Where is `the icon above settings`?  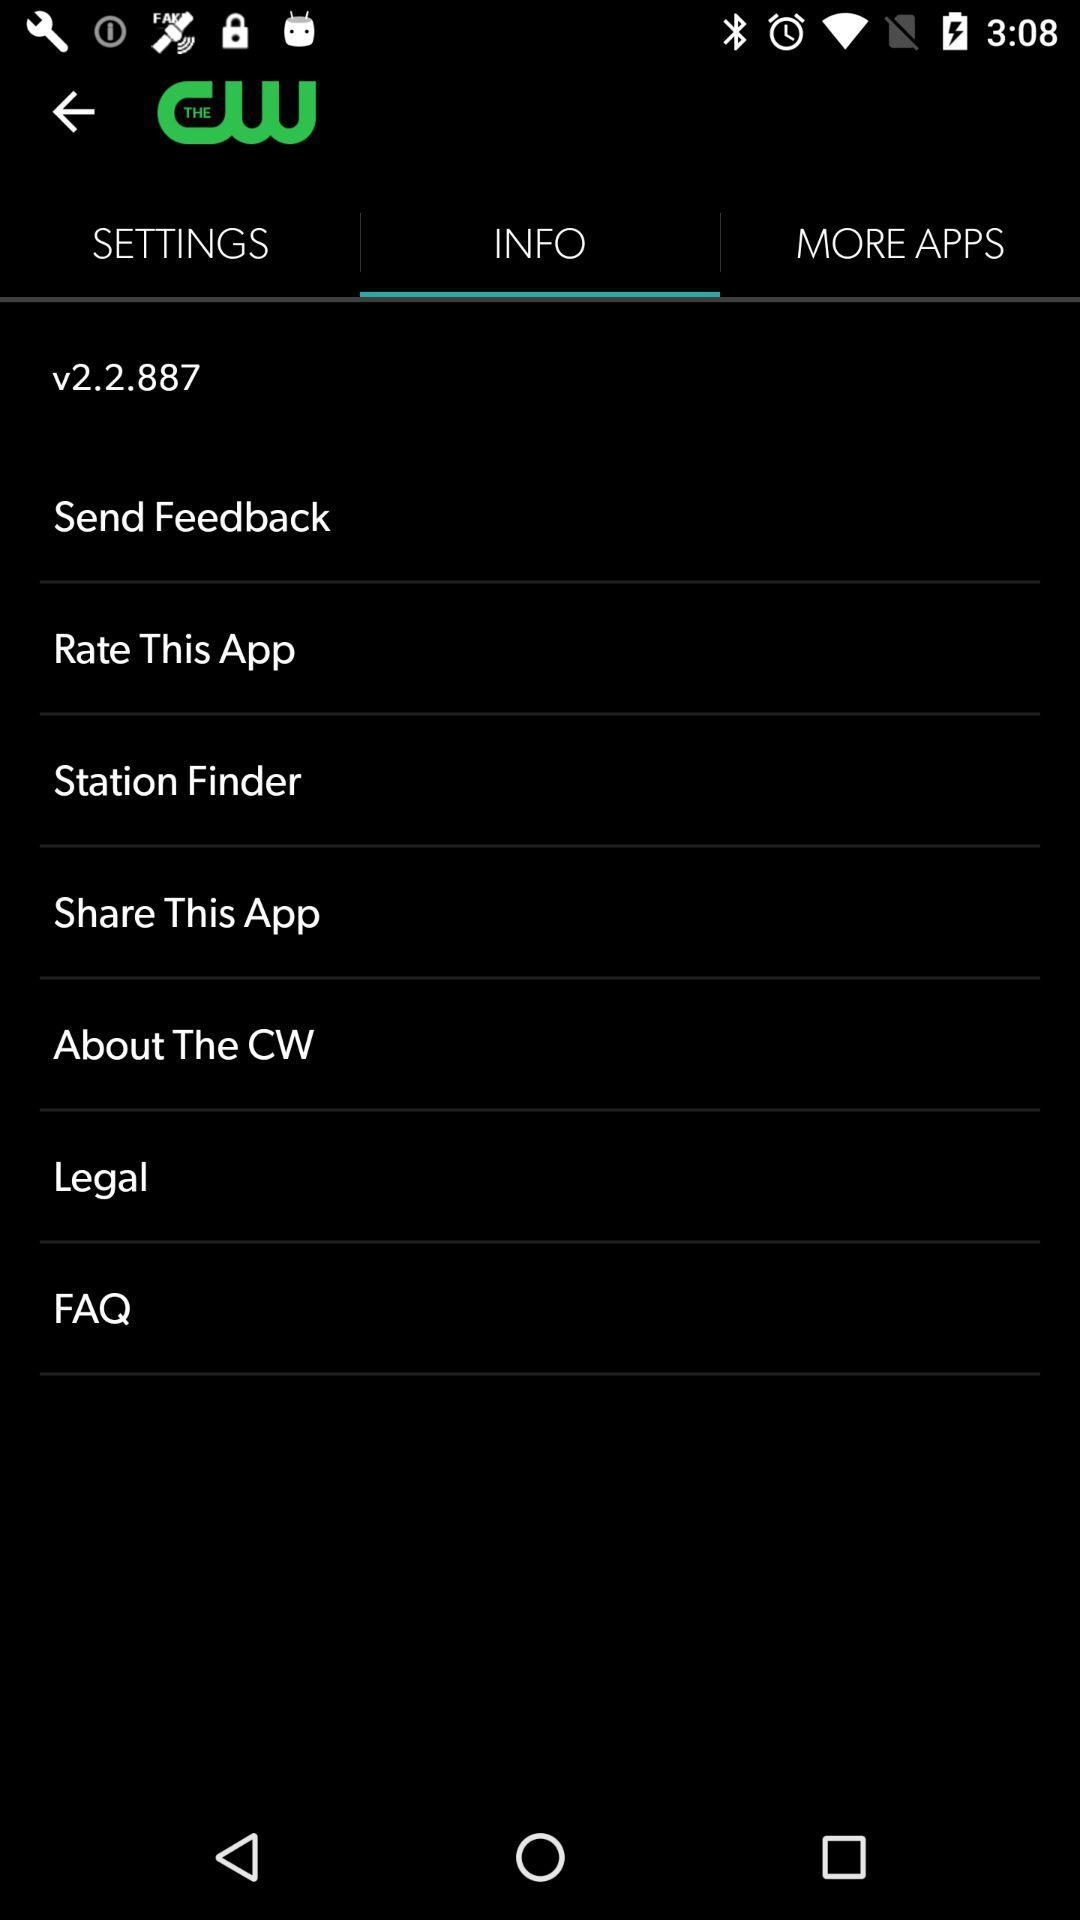 the icon above settings is located at coordinates (72, 110).